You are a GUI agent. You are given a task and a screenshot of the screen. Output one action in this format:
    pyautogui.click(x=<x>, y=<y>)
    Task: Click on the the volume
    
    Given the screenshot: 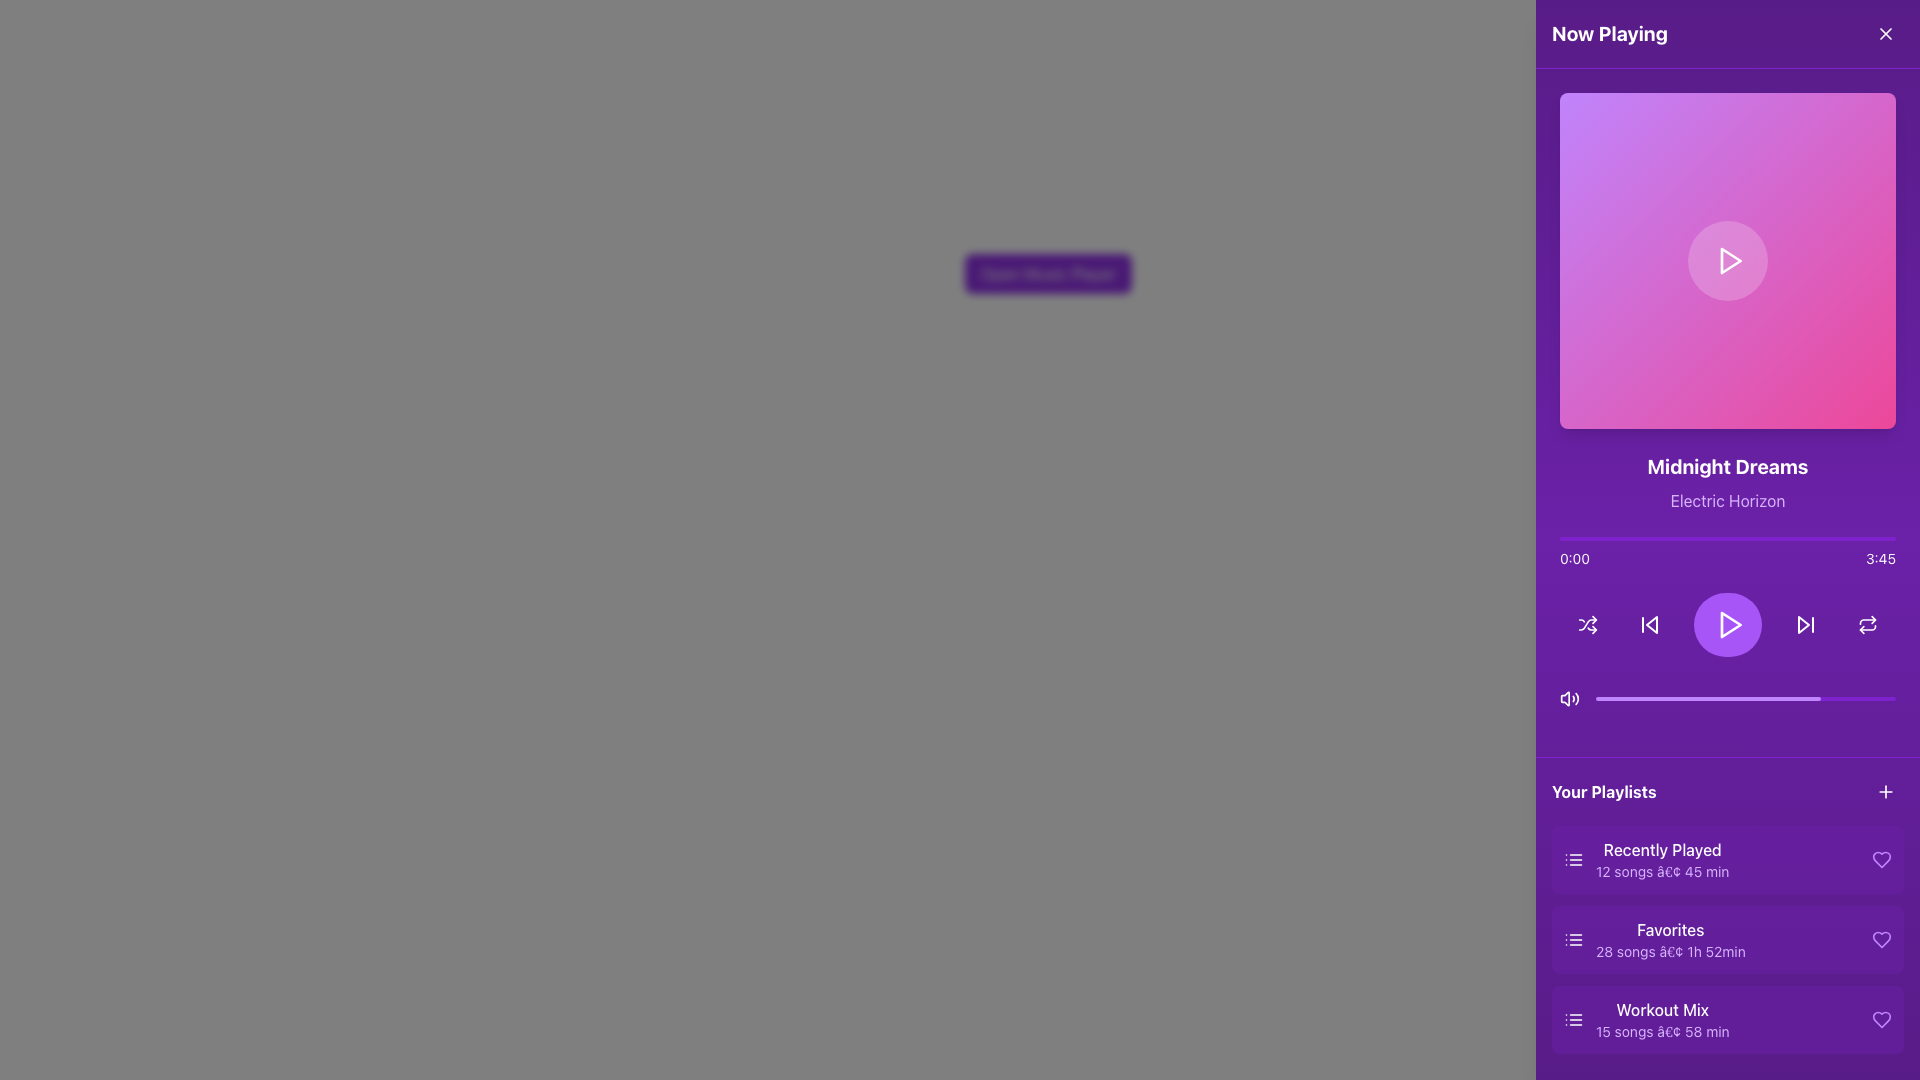 What is the action you would take?
    pyautogui.click(x=1665, y=697)
    